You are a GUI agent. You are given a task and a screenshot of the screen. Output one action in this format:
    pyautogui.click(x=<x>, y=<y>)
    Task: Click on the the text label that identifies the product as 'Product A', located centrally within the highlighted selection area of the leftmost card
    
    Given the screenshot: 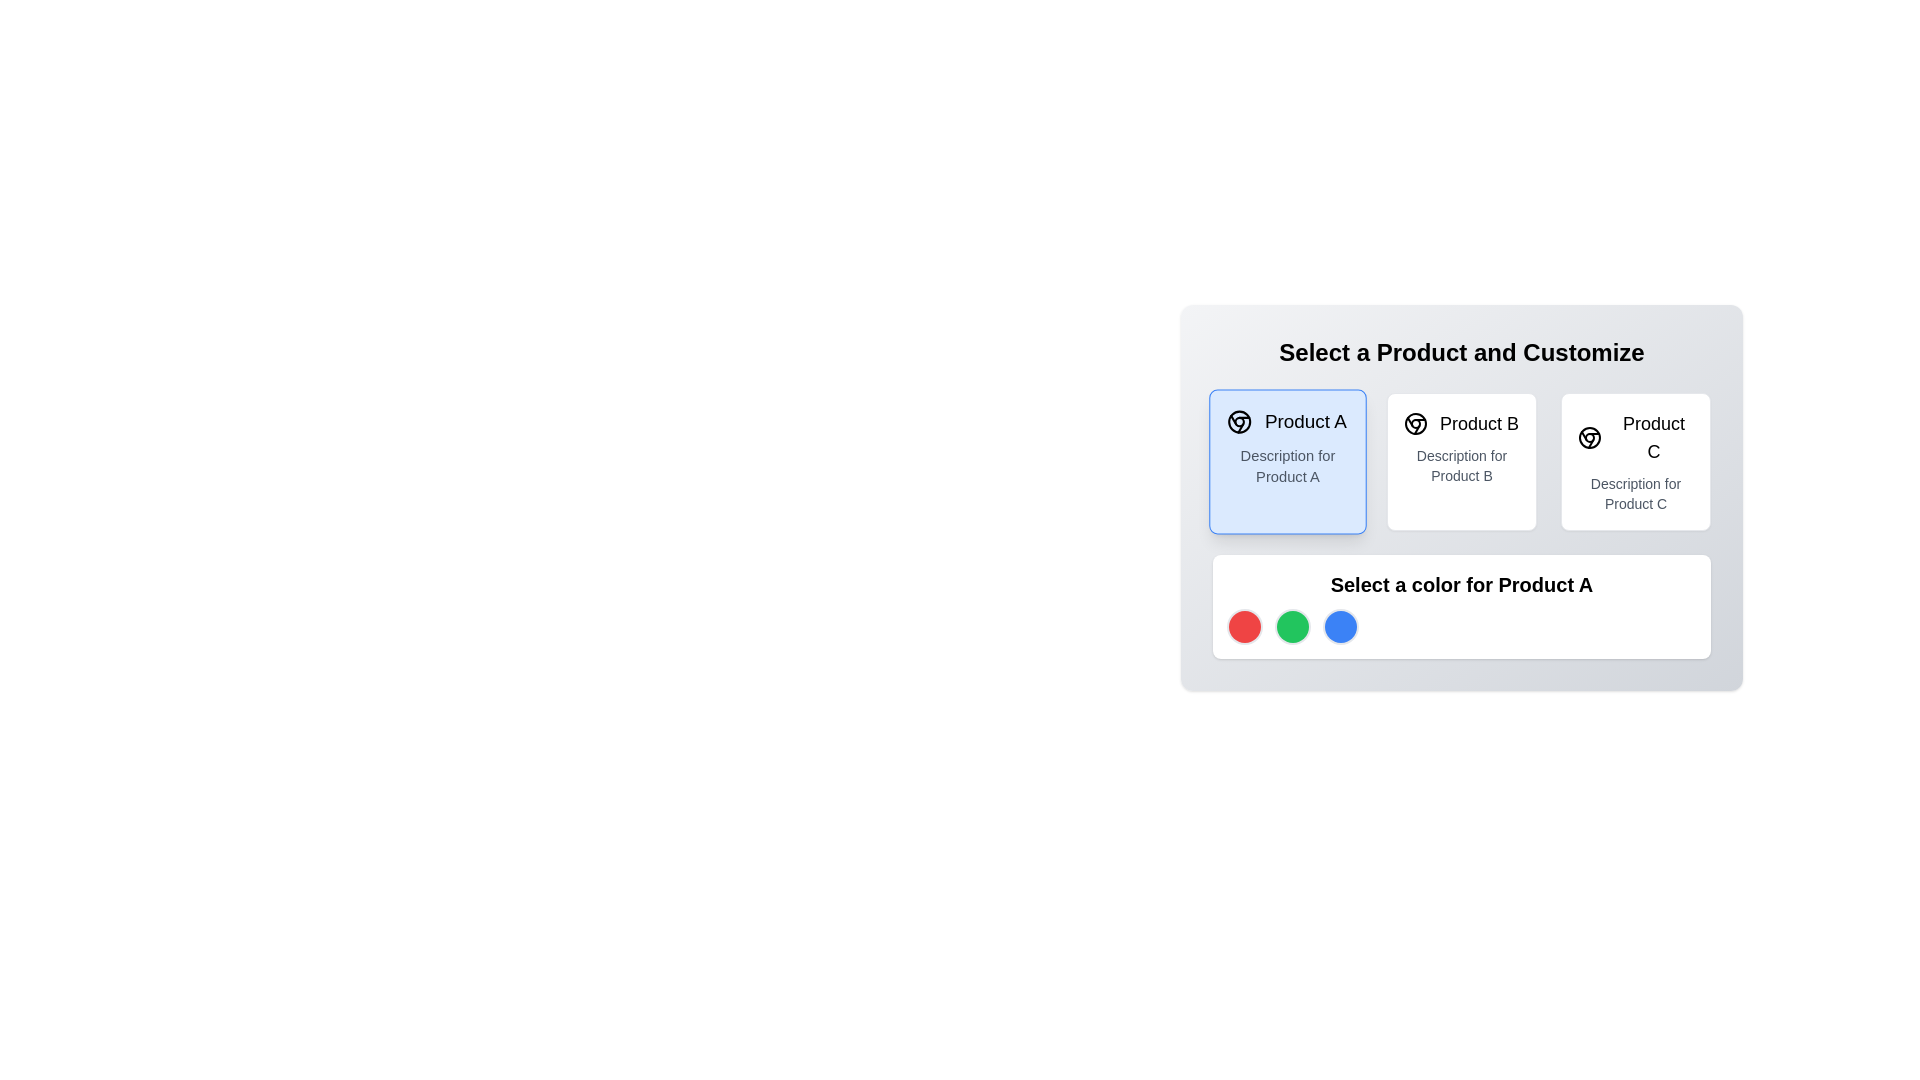 What is the action you would take?
    pyautogui.click(x=1305, y=421)
    